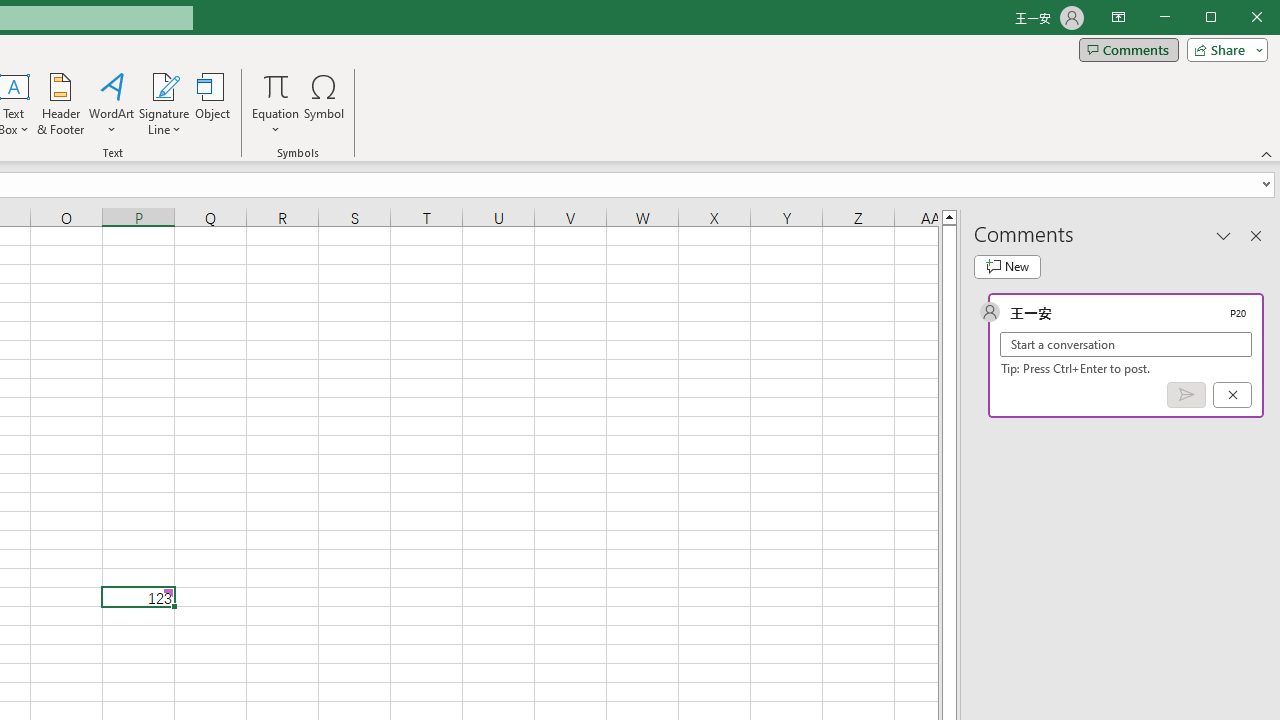 The width and height of the screenshot is (1280, 720). Describe the element at coordinates (1126, 343) in the screenshot. I see `'Start a conversation'` at that location.